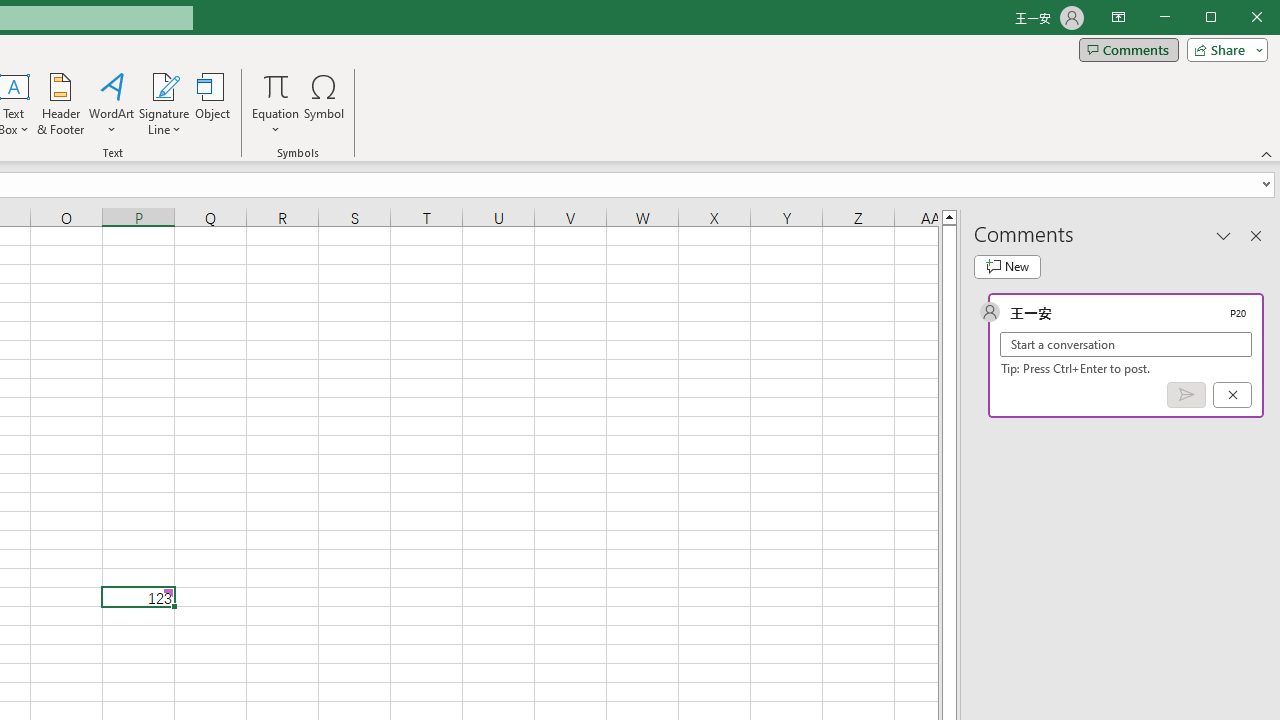 The width and height of the screenshot is (1280, 720). Describe the element at coordinates (1126, 343) in the screenshot. I see `'Start a conversation'` at that location.